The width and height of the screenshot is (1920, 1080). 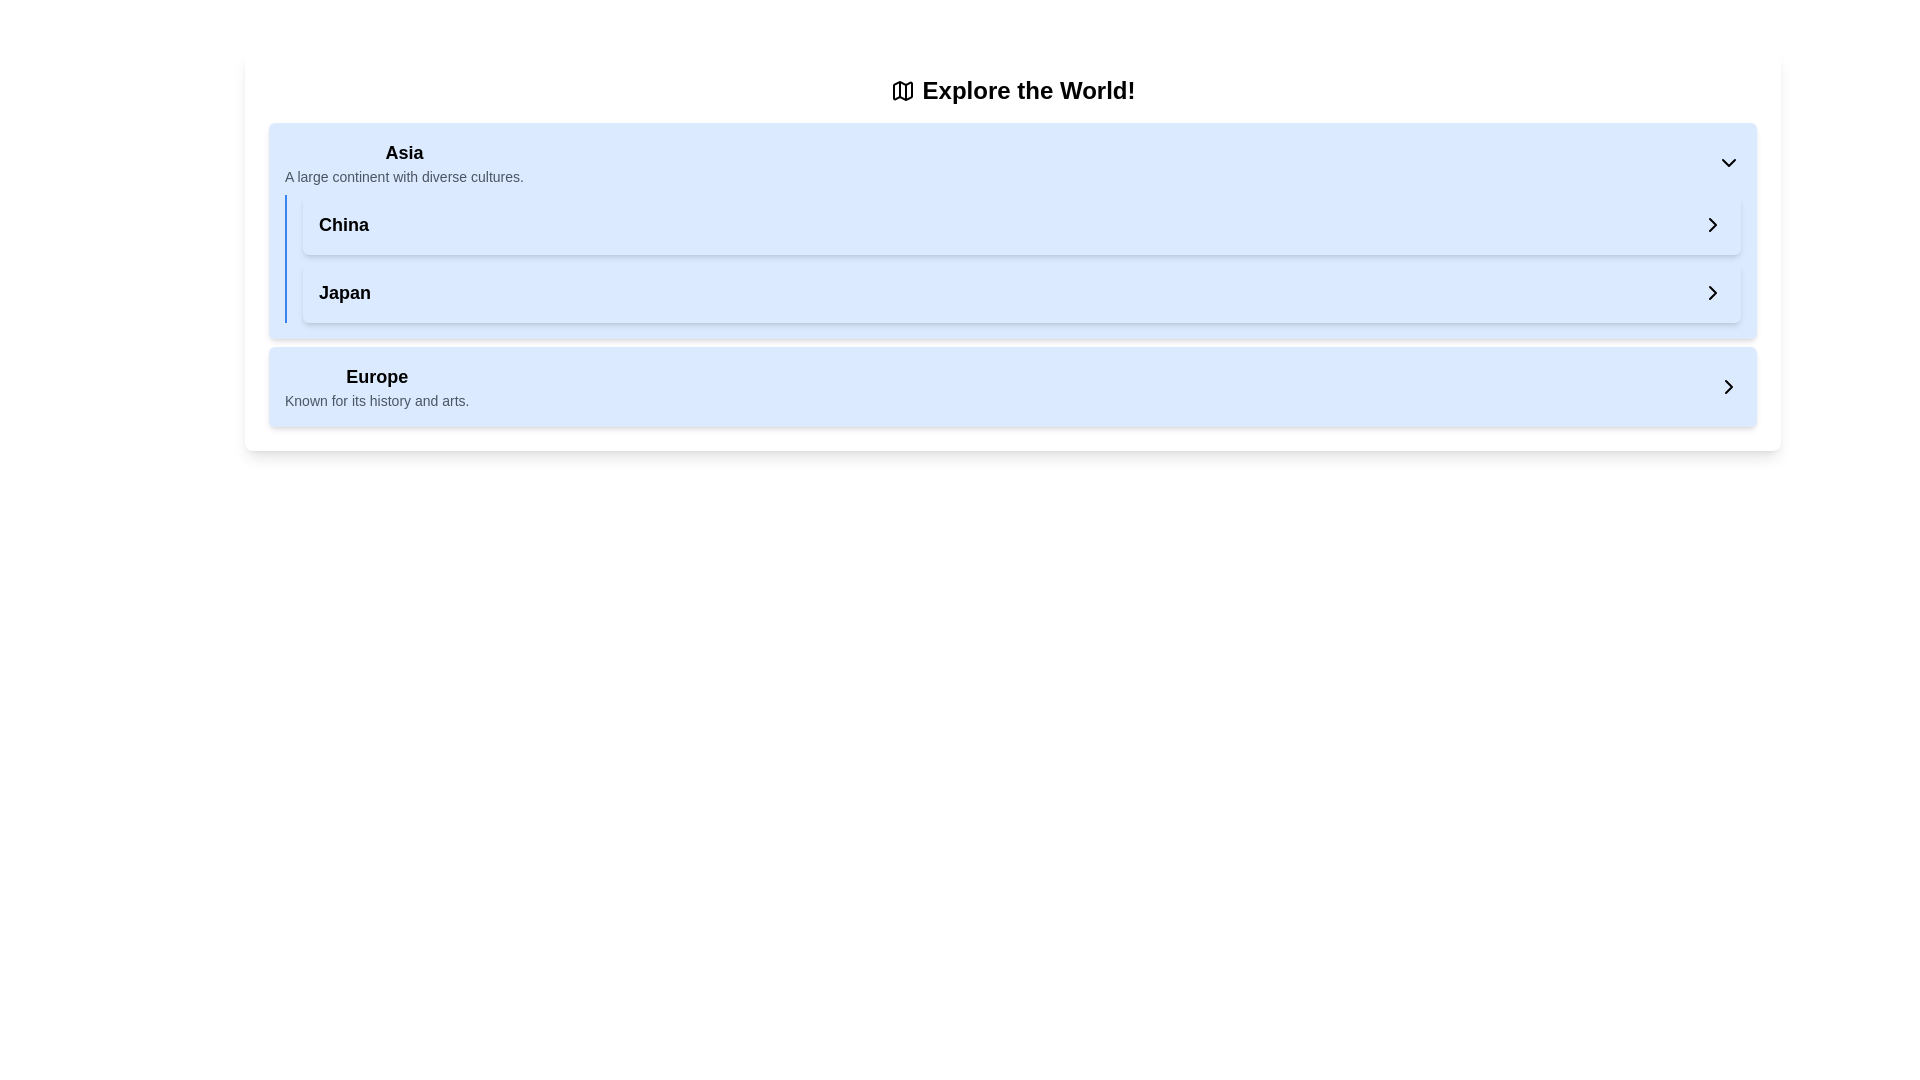 What do you see at coordinates (901, 91) in the screenshot?
I see `the decorative icon located to the left of the text 'Explore the World!' in the top area of the interface` at bounding box center [901, 91].